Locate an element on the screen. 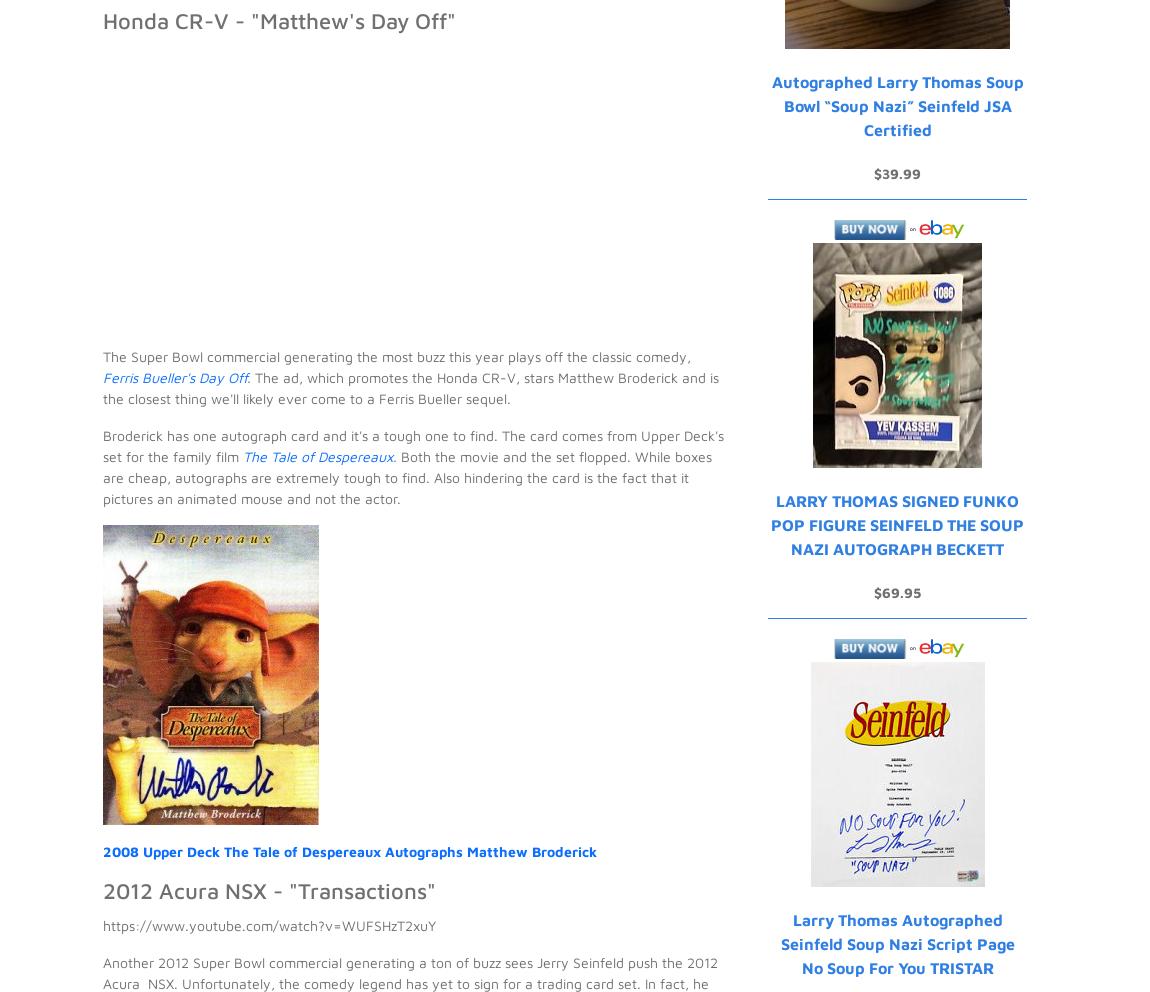 Image resolution: width=1150 pixels, height=992 pixels. 'will not be published' is located at coordinates (279, 440).